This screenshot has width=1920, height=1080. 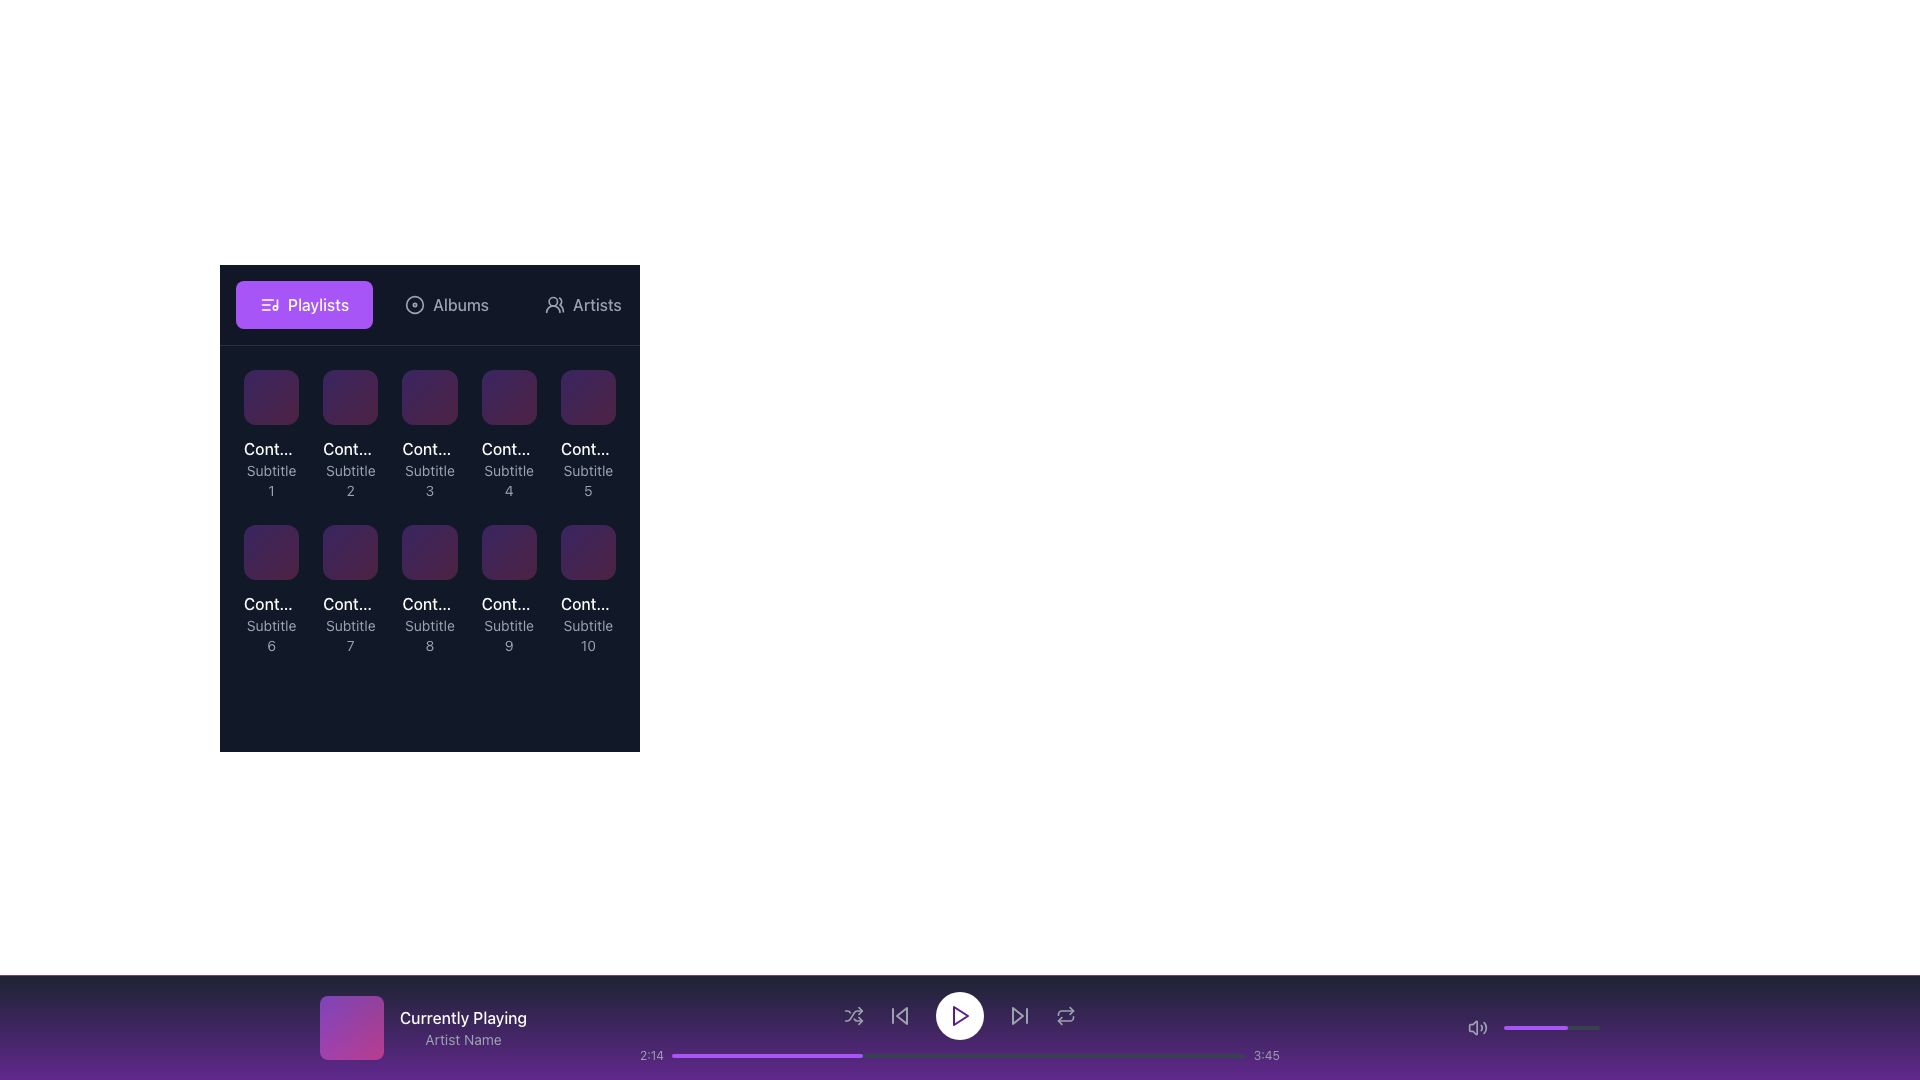 I want to click on the text label displaying 'Content Title 4' which is part of the fourth card in the grid layout under the 'Playlists' header, so click(x=509, y=448).